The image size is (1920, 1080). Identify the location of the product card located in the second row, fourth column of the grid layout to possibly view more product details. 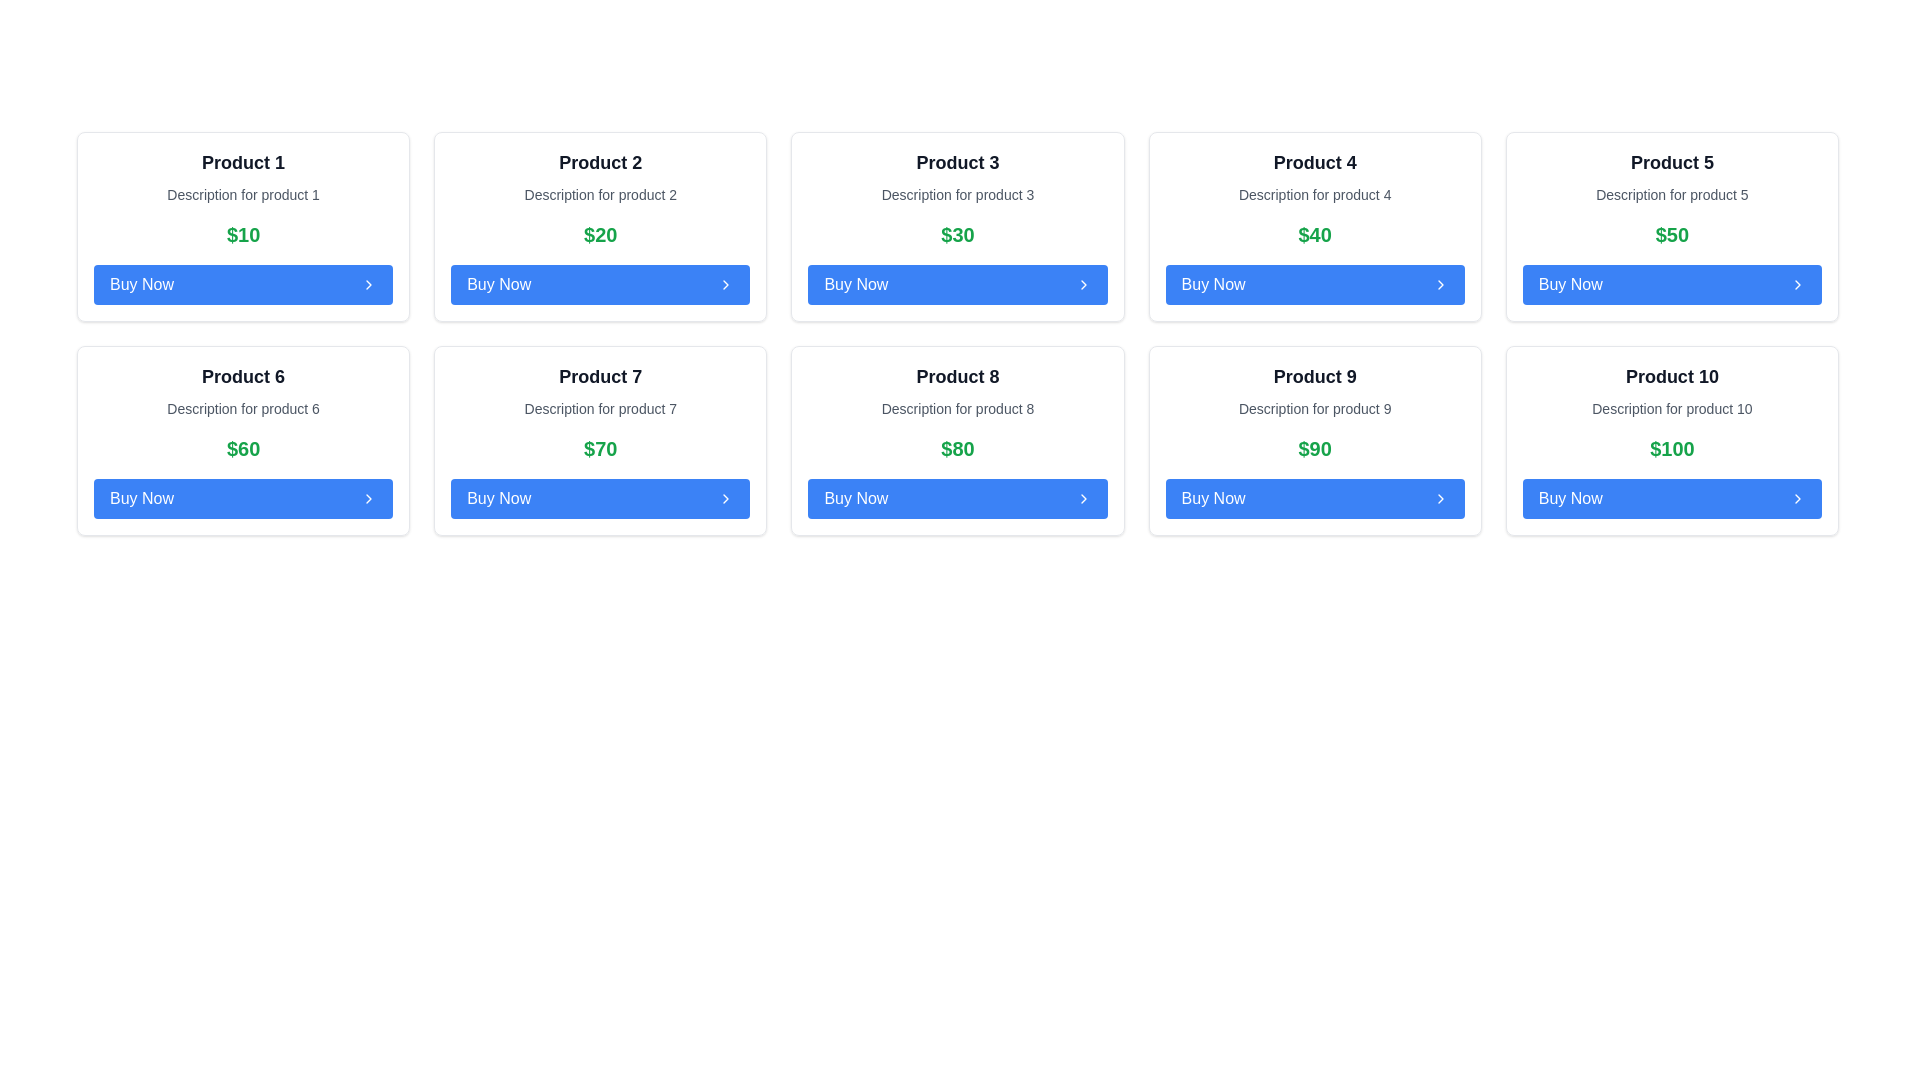
(1315, 439).